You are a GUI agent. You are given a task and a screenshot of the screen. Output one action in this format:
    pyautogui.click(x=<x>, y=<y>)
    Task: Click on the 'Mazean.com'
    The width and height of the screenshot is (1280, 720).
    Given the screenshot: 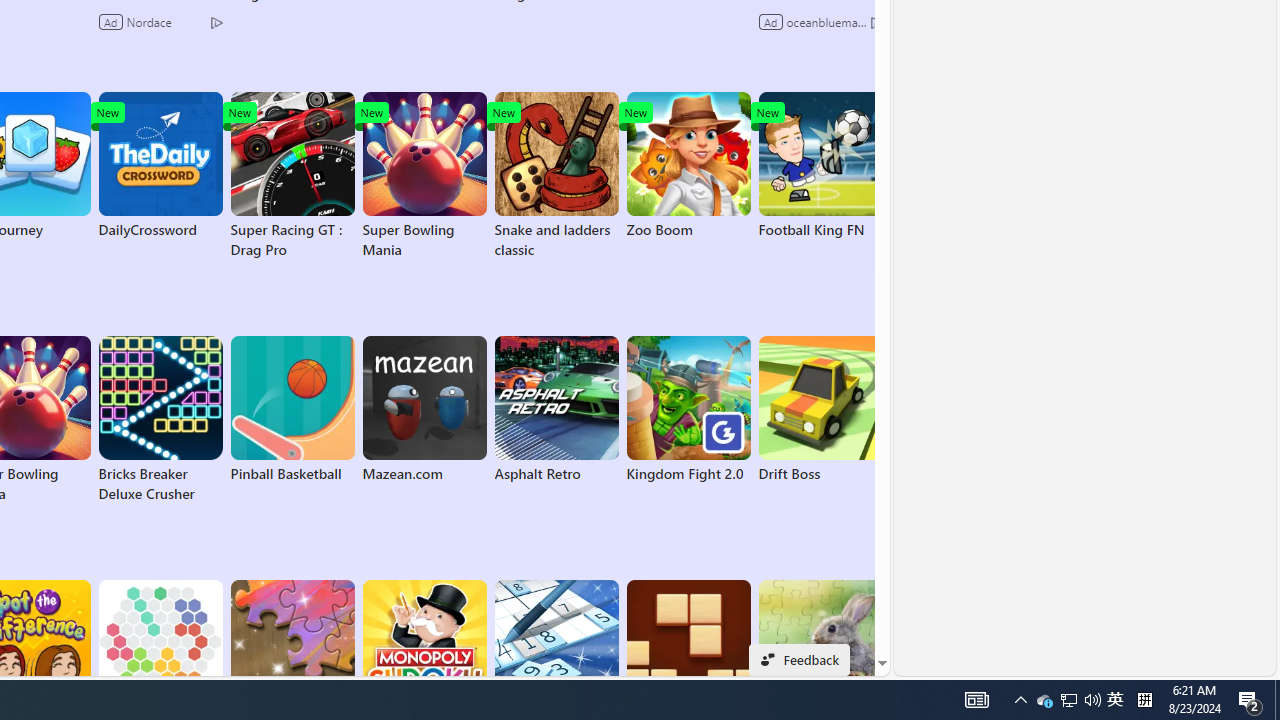 What is the action you would take?
    pyautogui.click(x=423, y=409)
    